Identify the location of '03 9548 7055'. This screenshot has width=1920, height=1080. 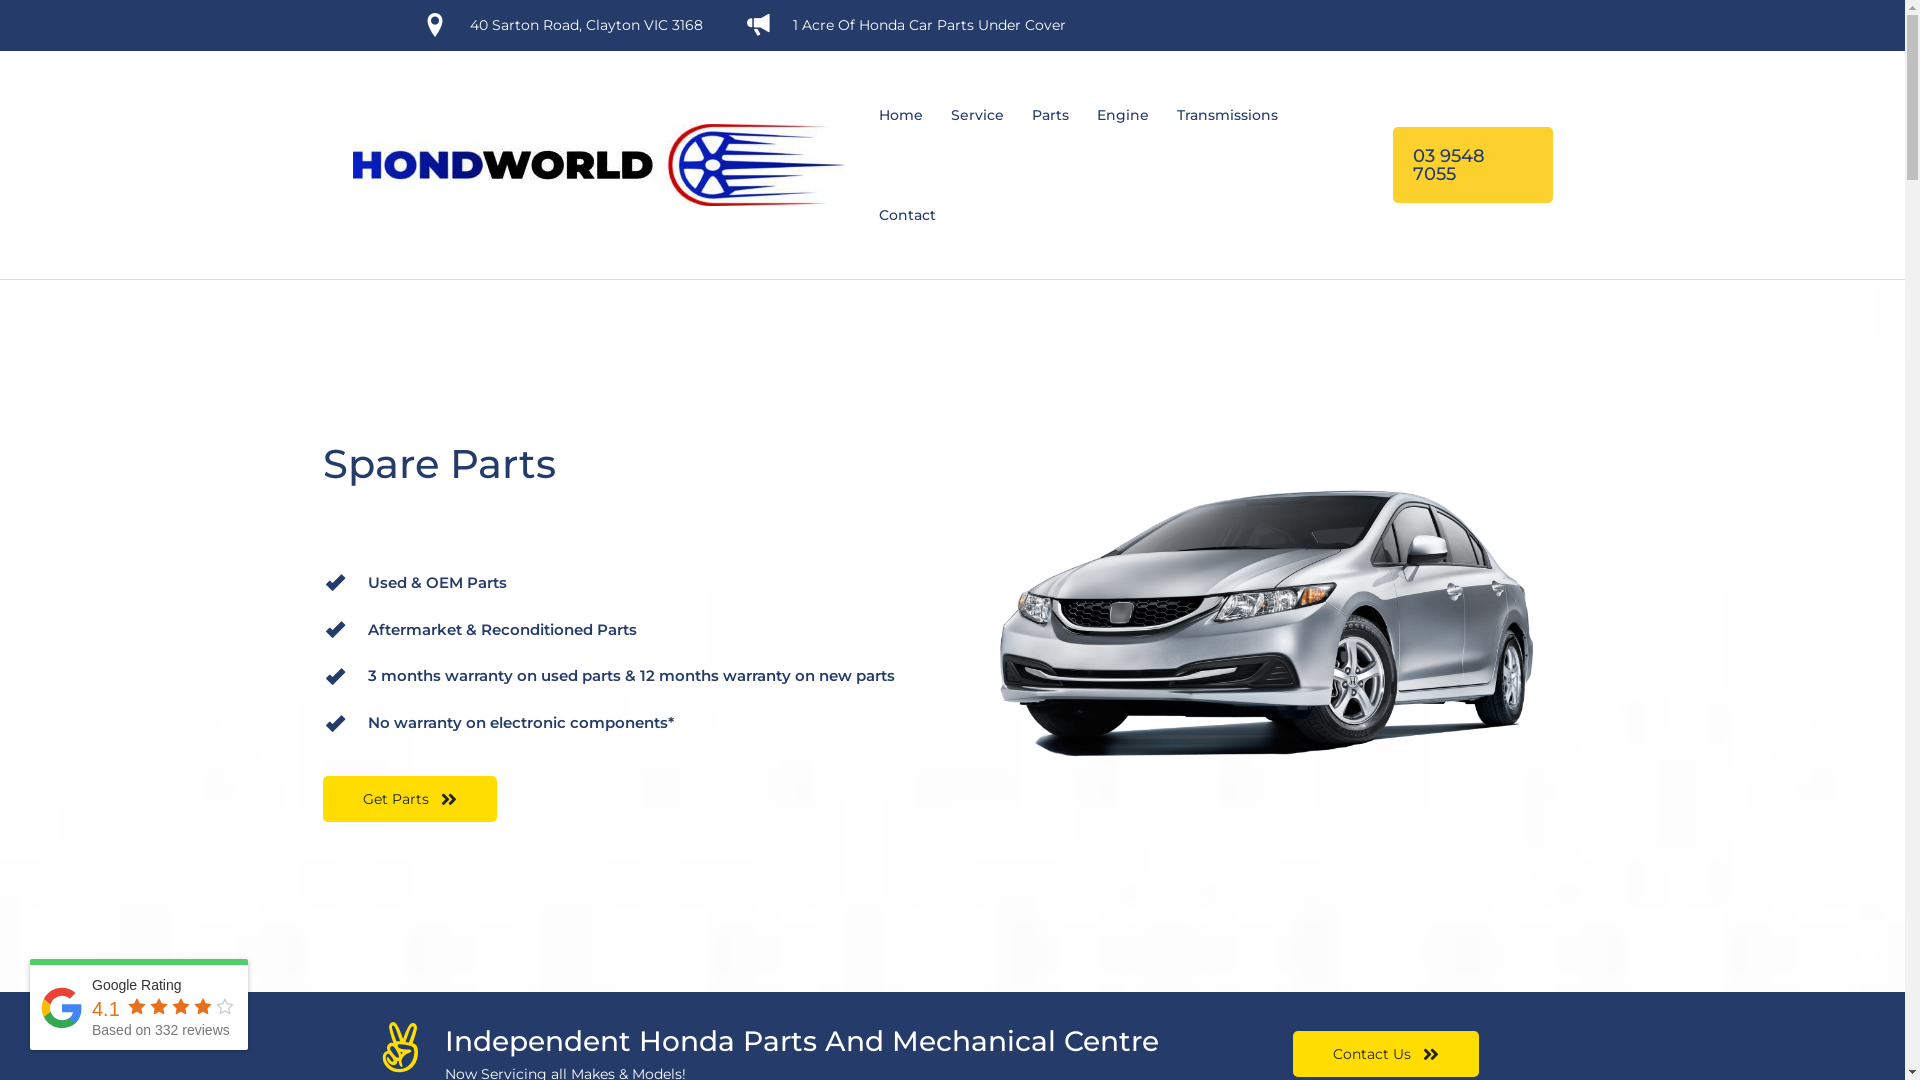
(1472, 164).